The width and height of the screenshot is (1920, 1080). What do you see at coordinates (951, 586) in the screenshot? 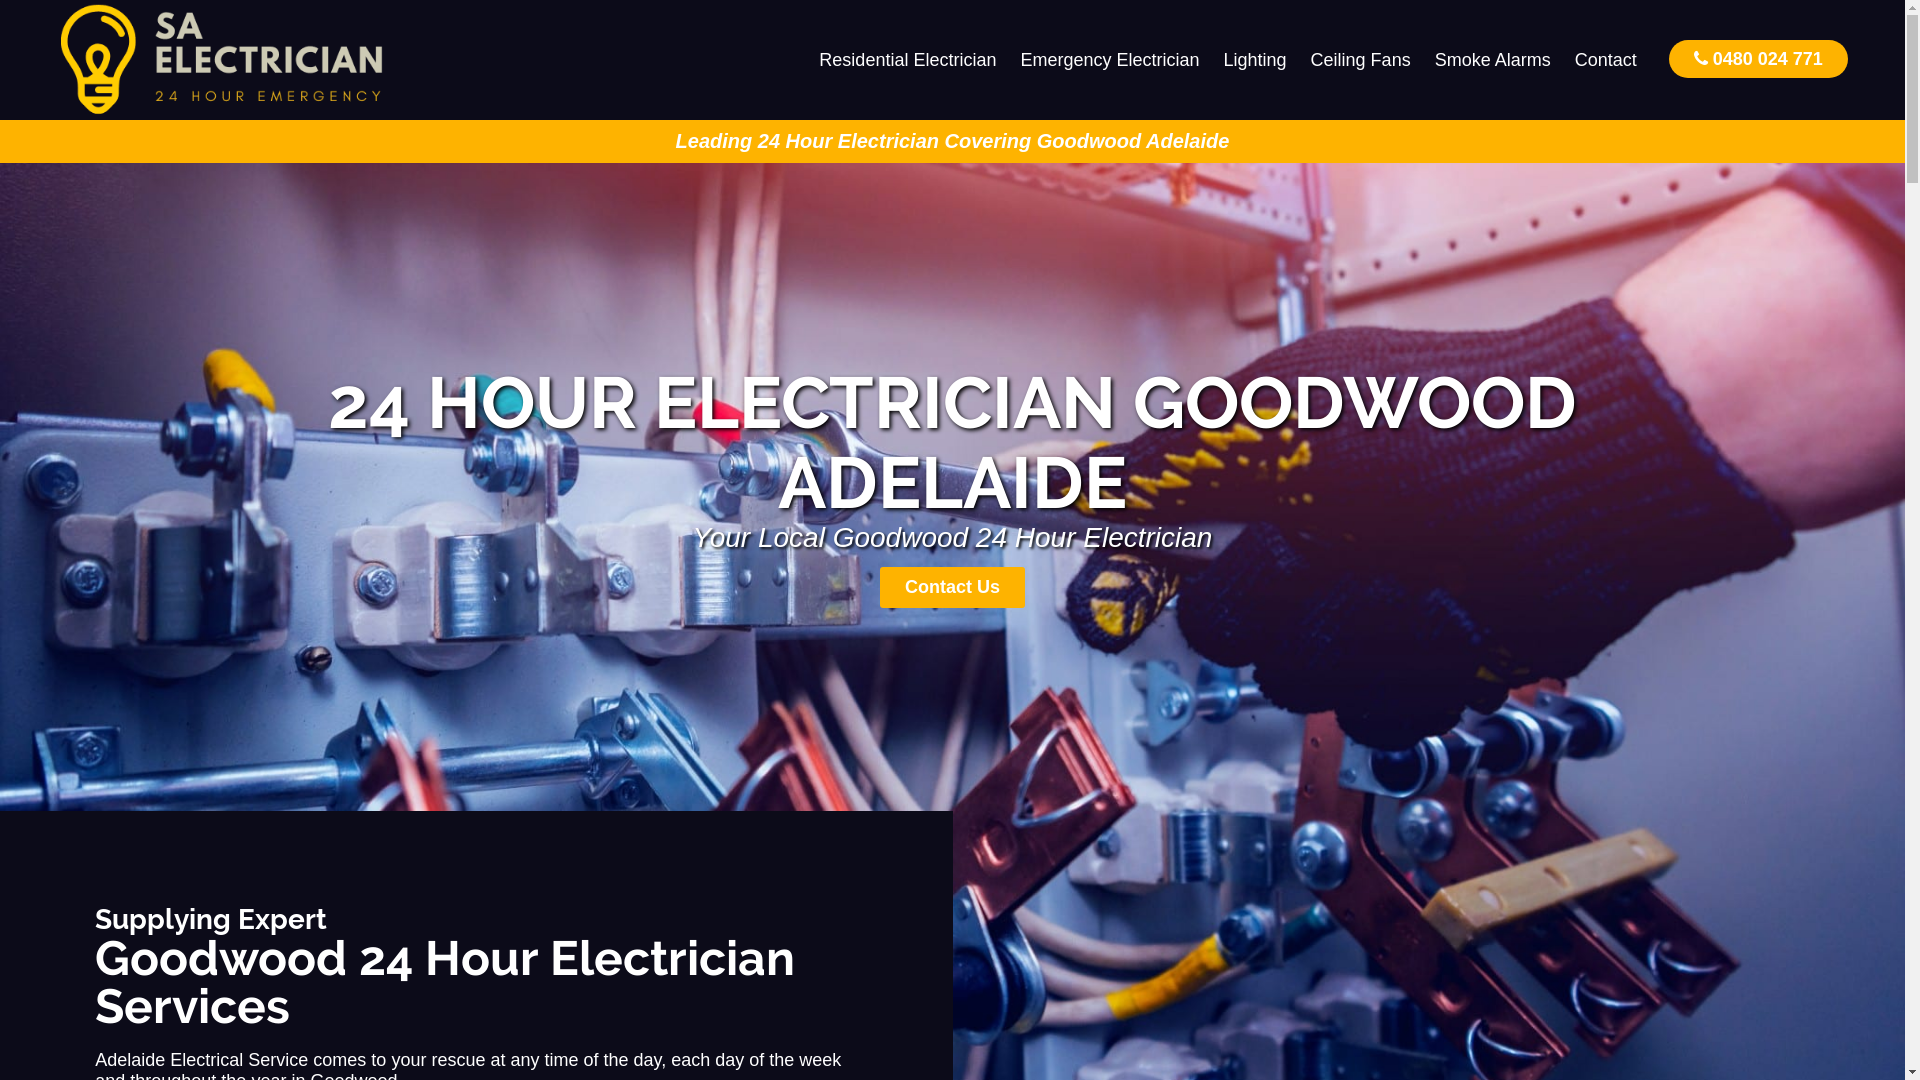
I see `'Contact Us'` at bounding box center [951, 586].